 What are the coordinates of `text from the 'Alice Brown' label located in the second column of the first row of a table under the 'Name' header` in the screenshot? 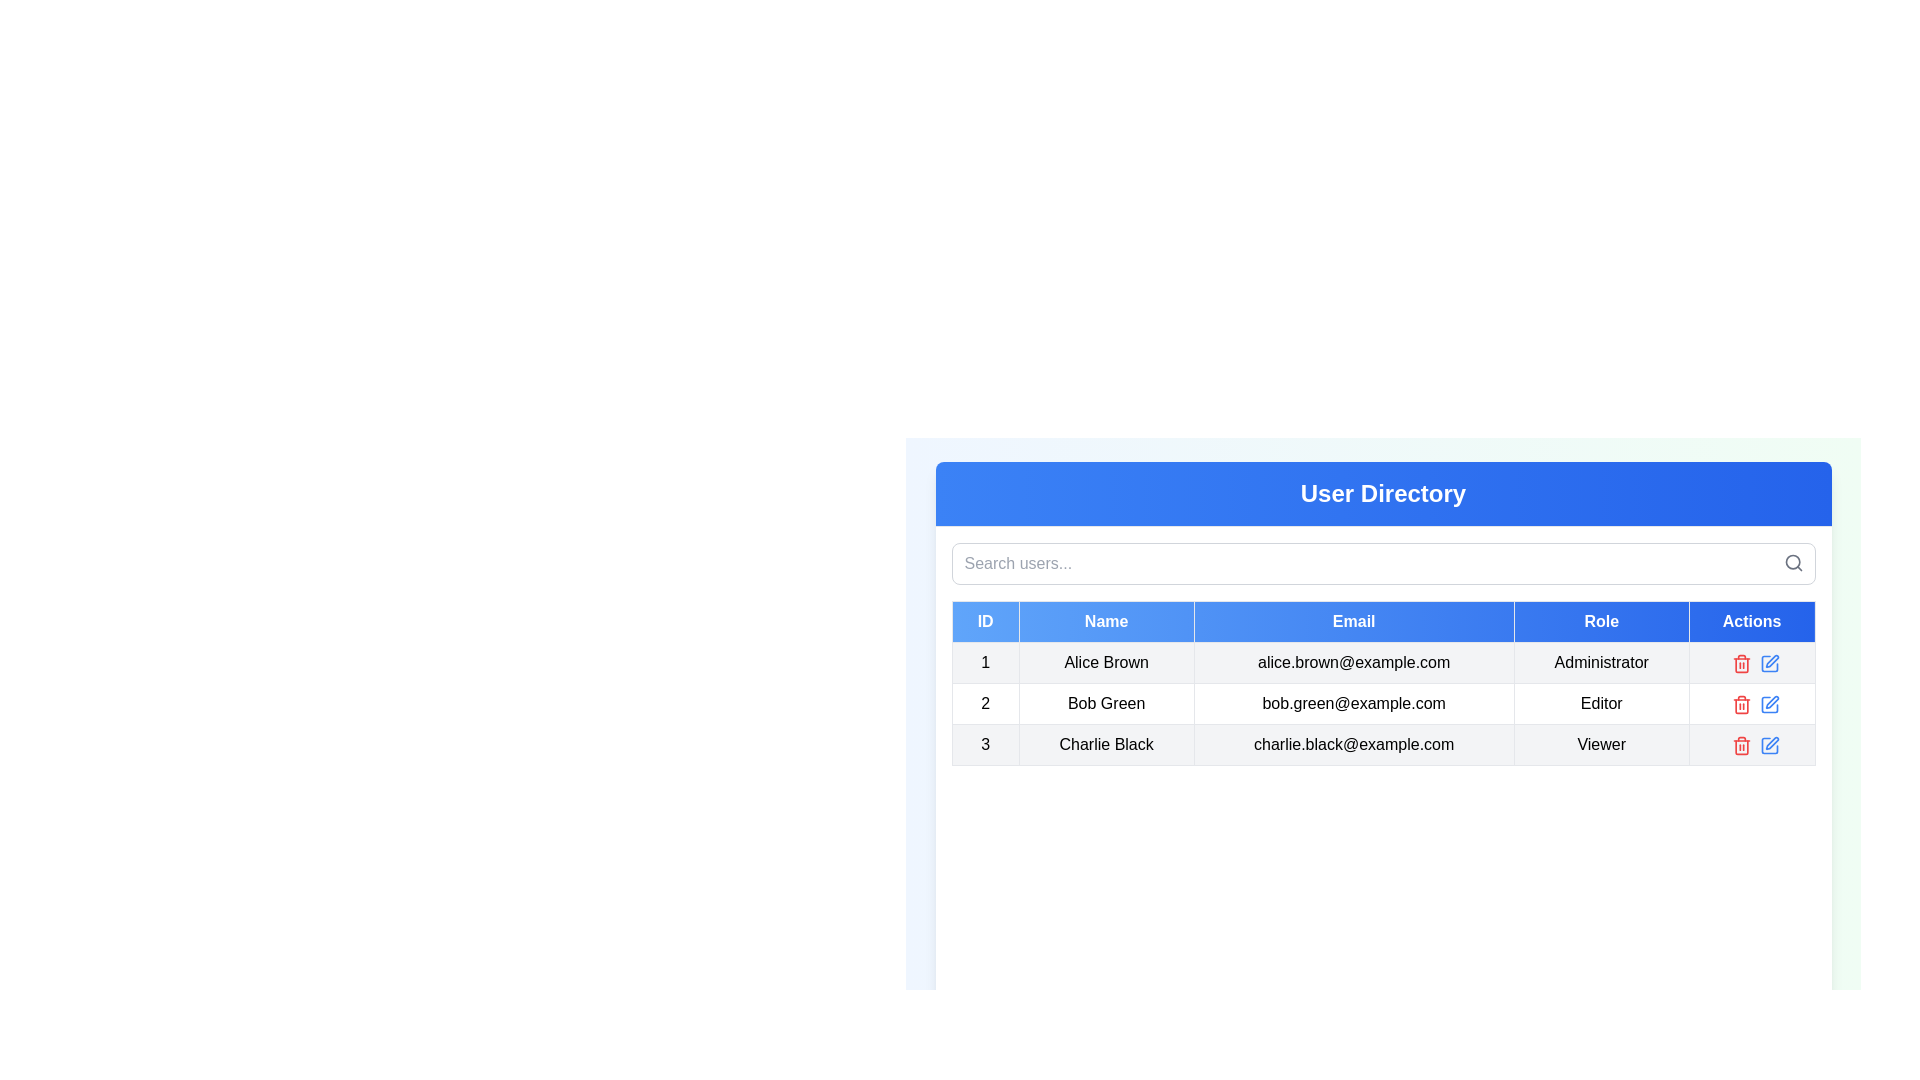 It's located at (1105, 663).